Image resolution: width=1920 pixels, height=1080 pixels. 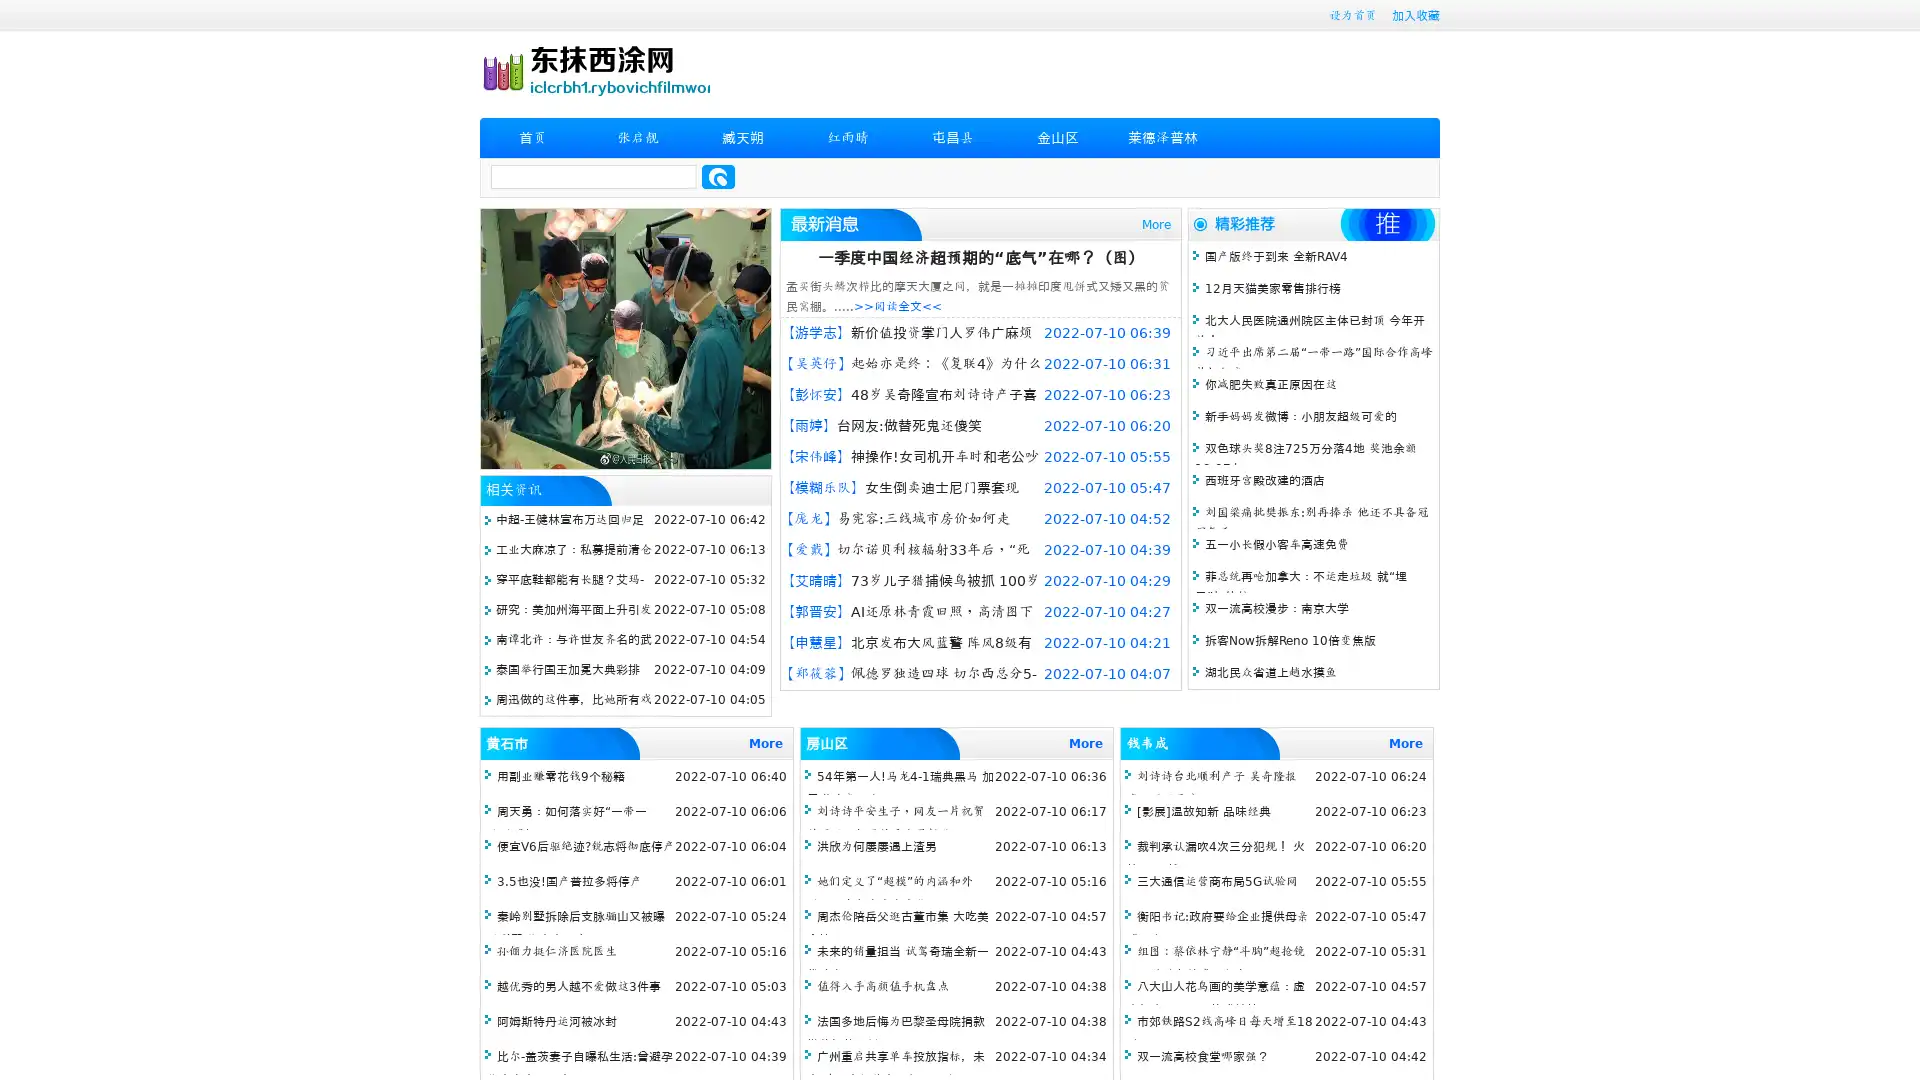 I want to click on Search, so click(x=718, y=176).